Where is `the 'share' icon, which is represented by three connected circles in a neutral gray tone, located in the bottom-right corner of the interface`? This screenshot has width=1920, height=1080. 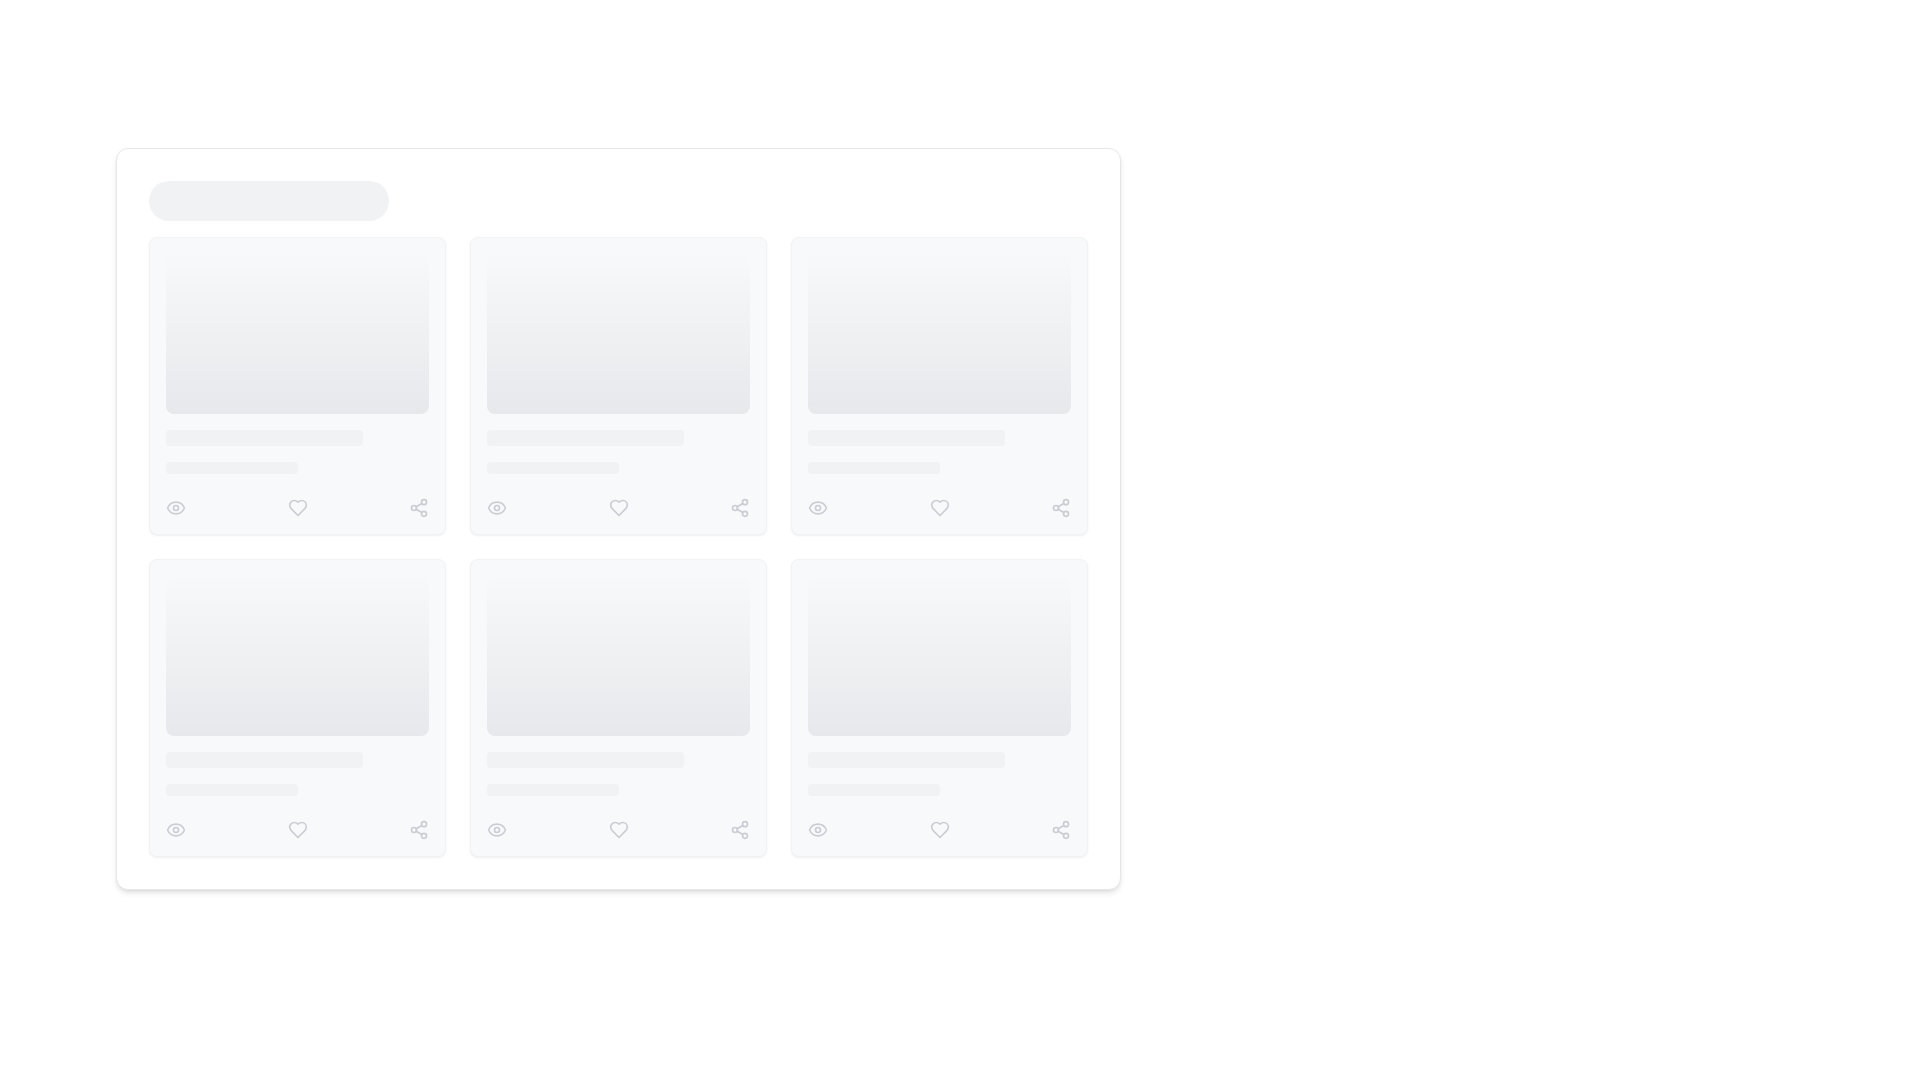
the 'share' icon, which is represented by three connected circles in a neutral gray tone, located in the bottom-right corner of the interface is located at coordinates (1059, 829).